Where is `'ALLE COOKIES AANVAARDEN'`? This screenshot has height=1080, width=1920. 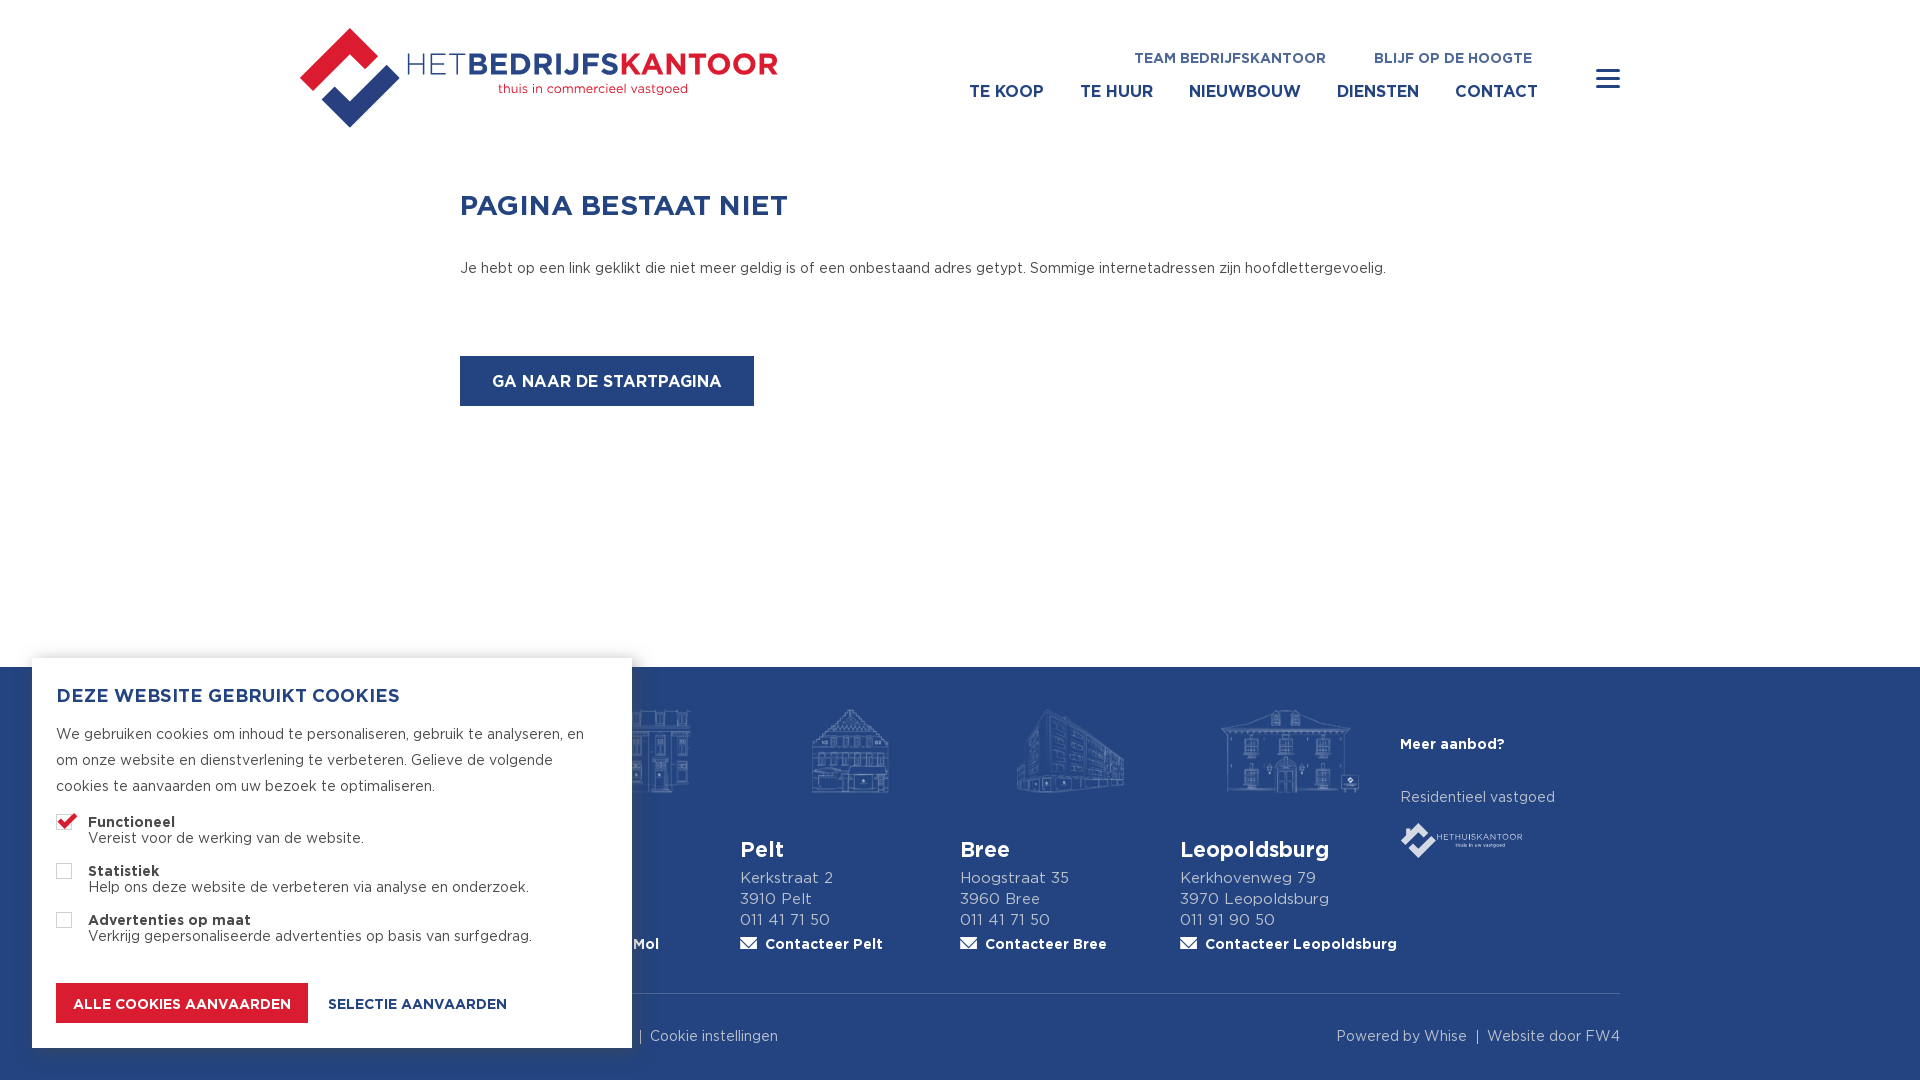 'ALLE COOKIES AANVAARDEN' is located at coordinates (182, 1002).